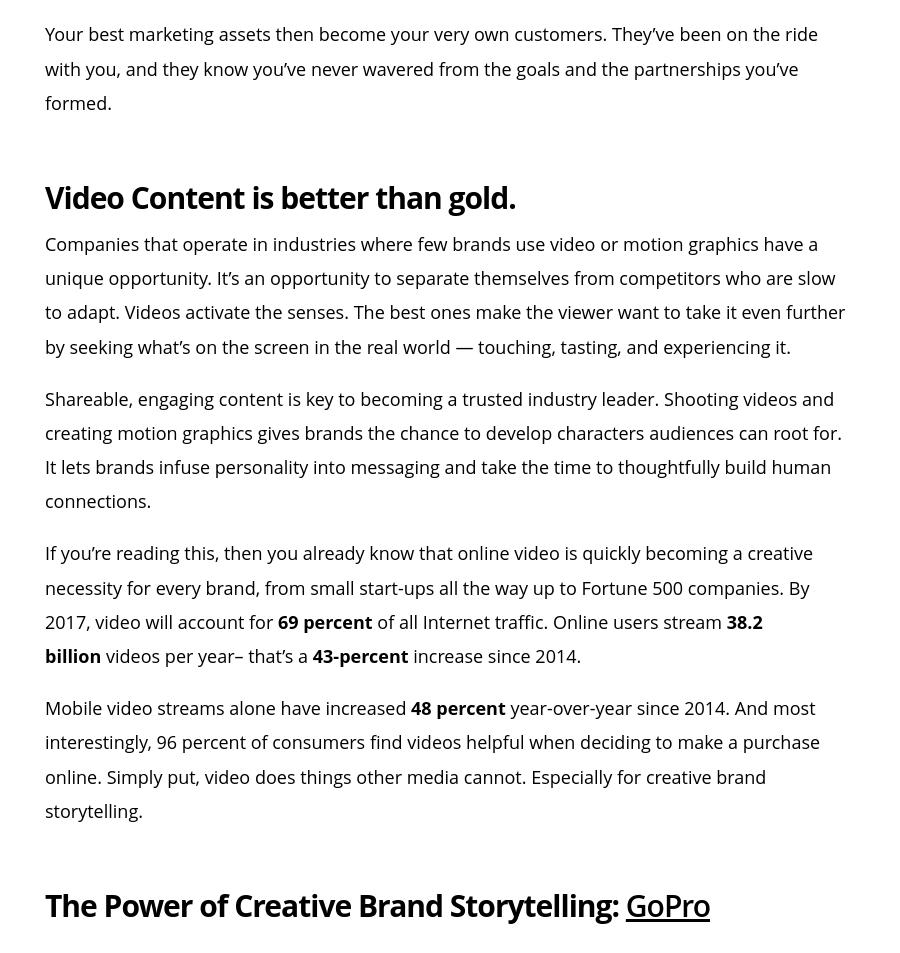 Image resolution: width=900 pixels, height=953 pixels. Describe the element at coordinates (667, 904) in the screenshot. I see `'GoPro'` at that location.